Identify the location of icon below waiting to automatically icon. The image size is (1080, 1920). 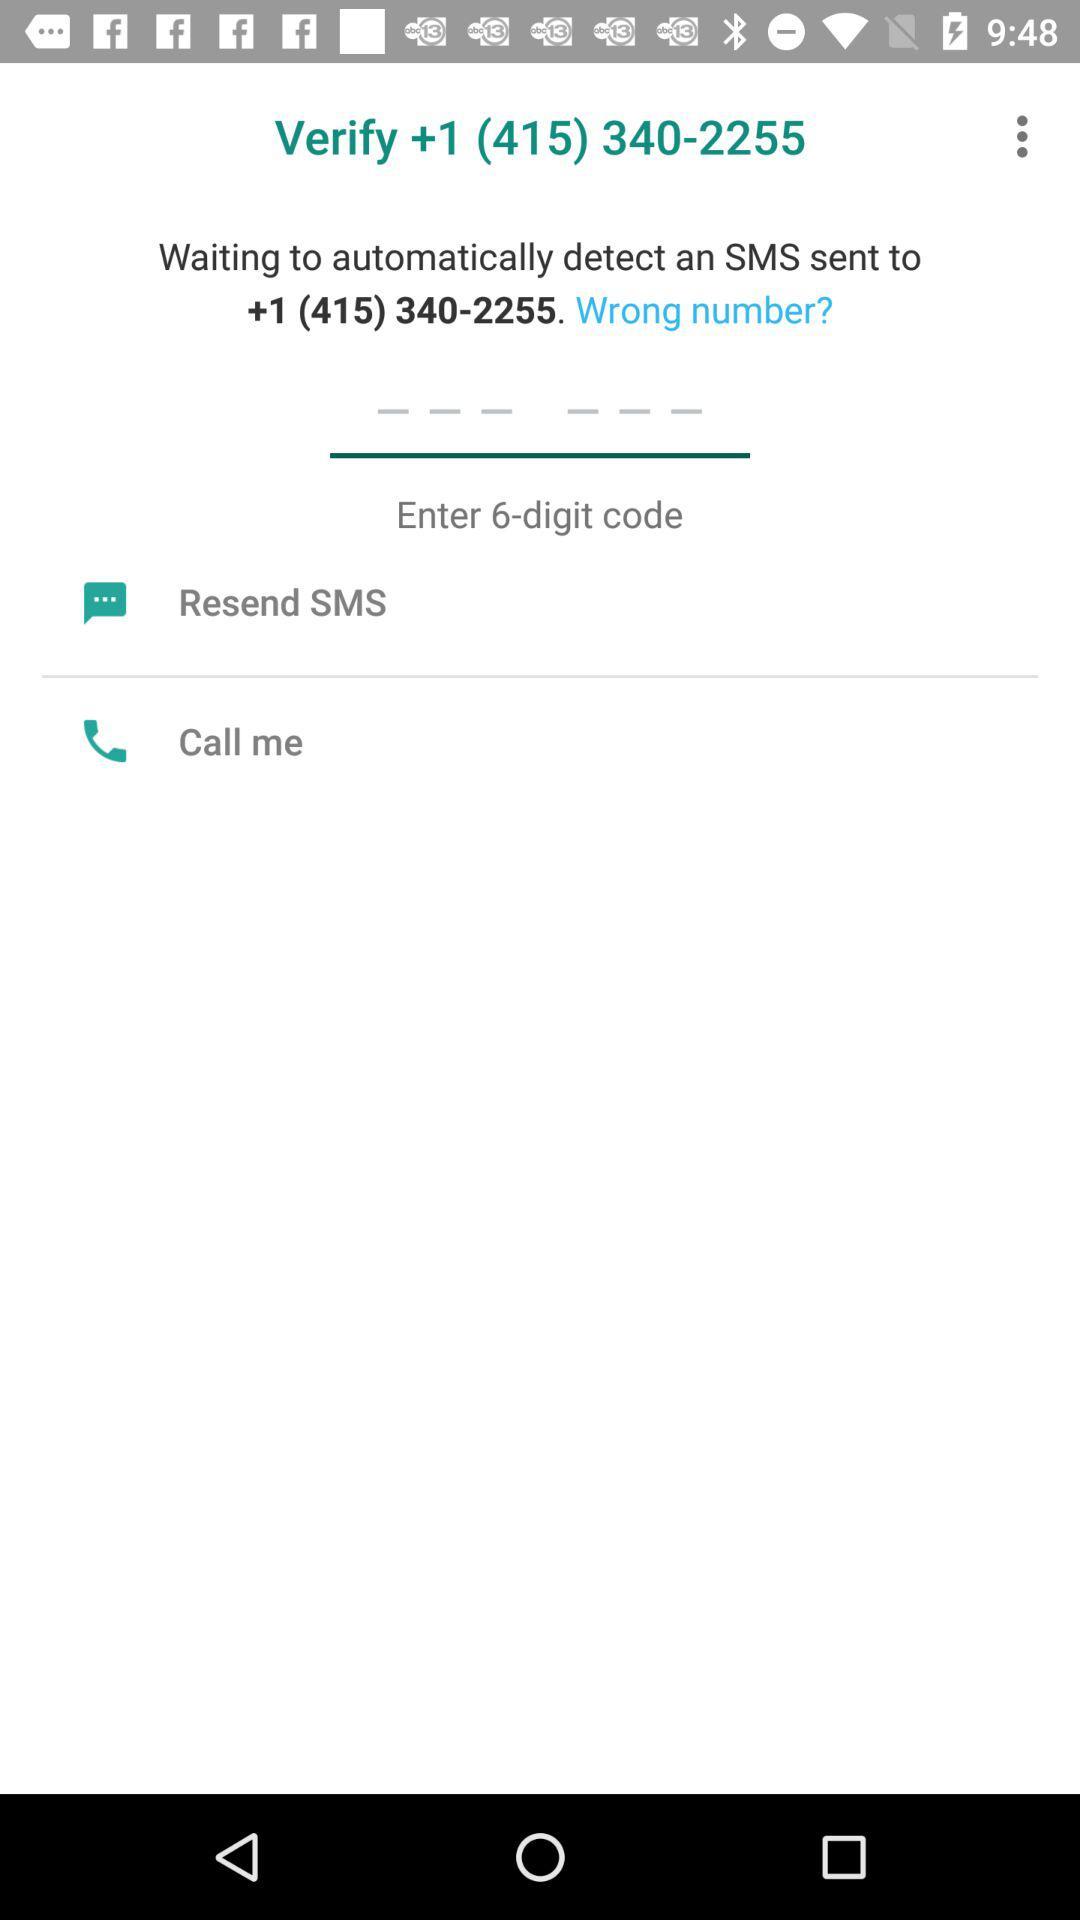
(540, 408).